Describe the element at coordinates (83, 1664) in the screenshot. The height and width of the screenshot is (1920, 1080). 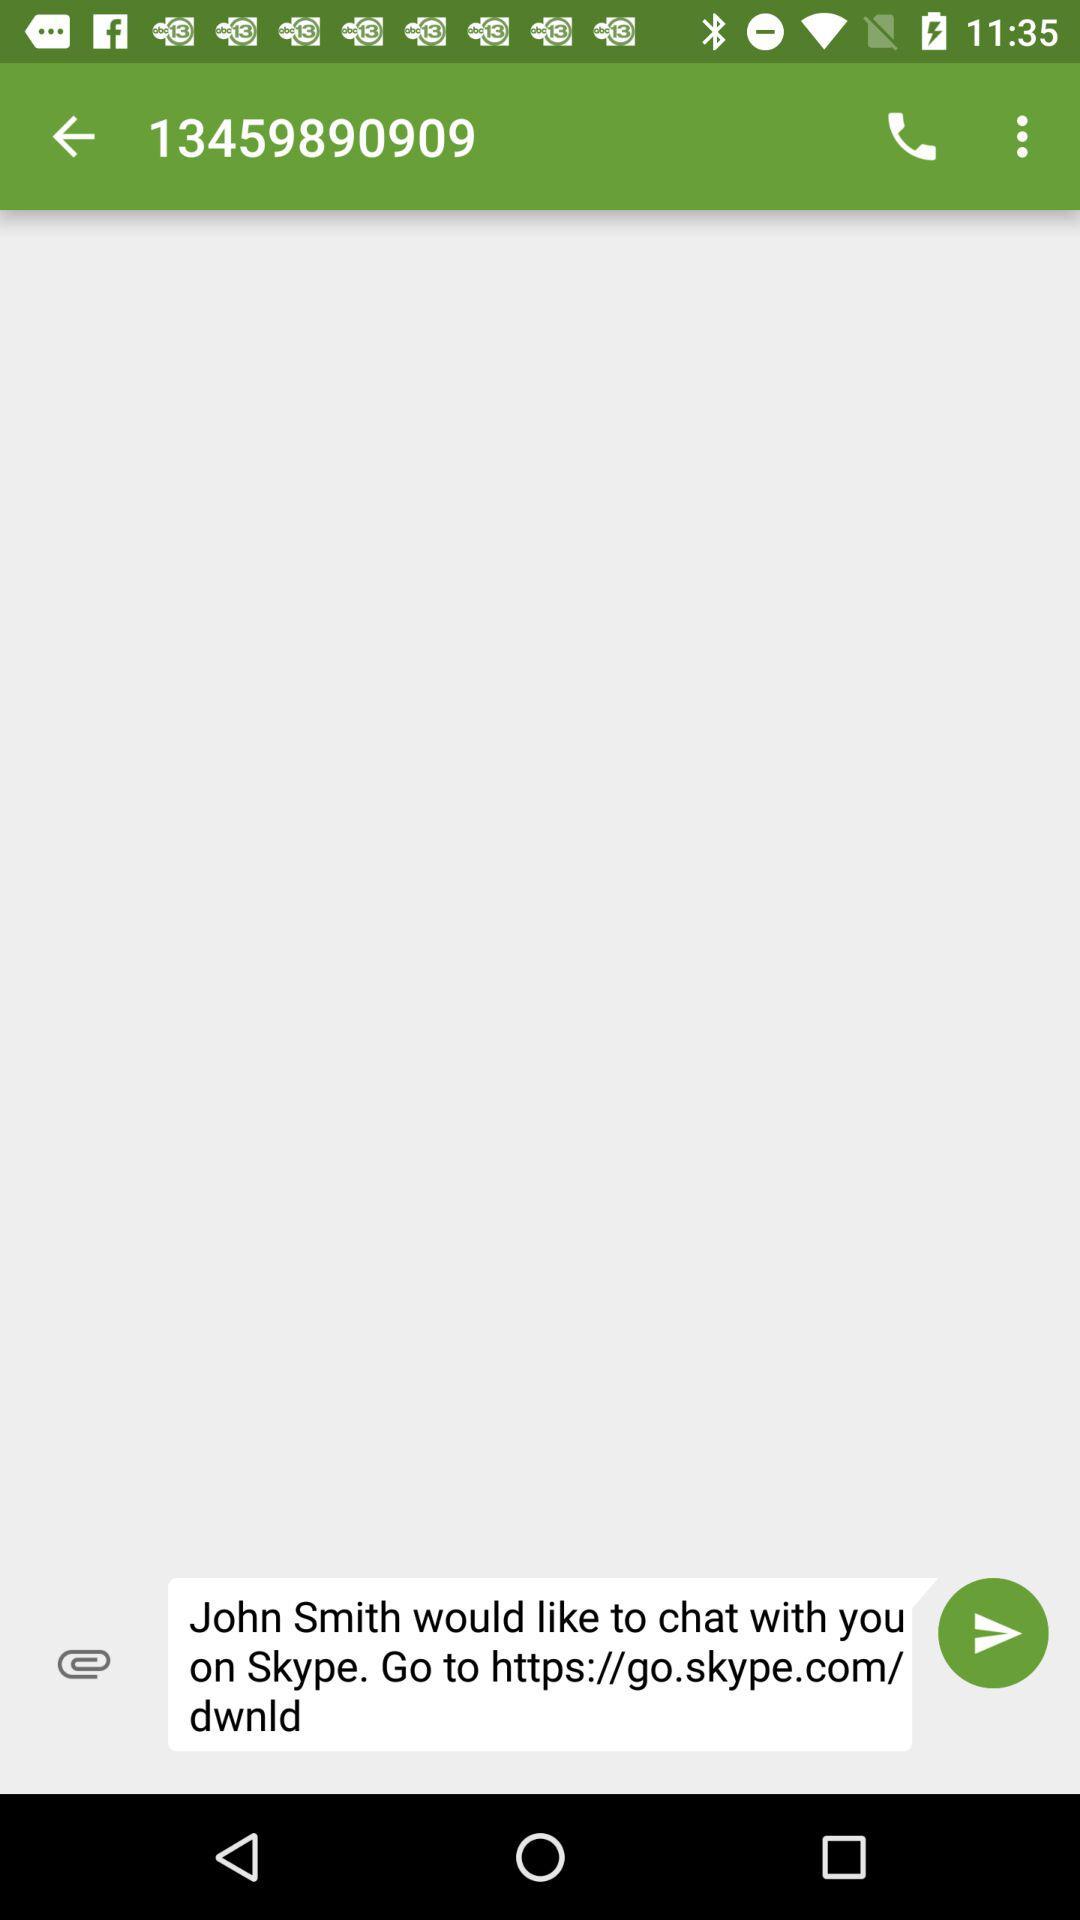
I see `the attach_file icon` at that location.